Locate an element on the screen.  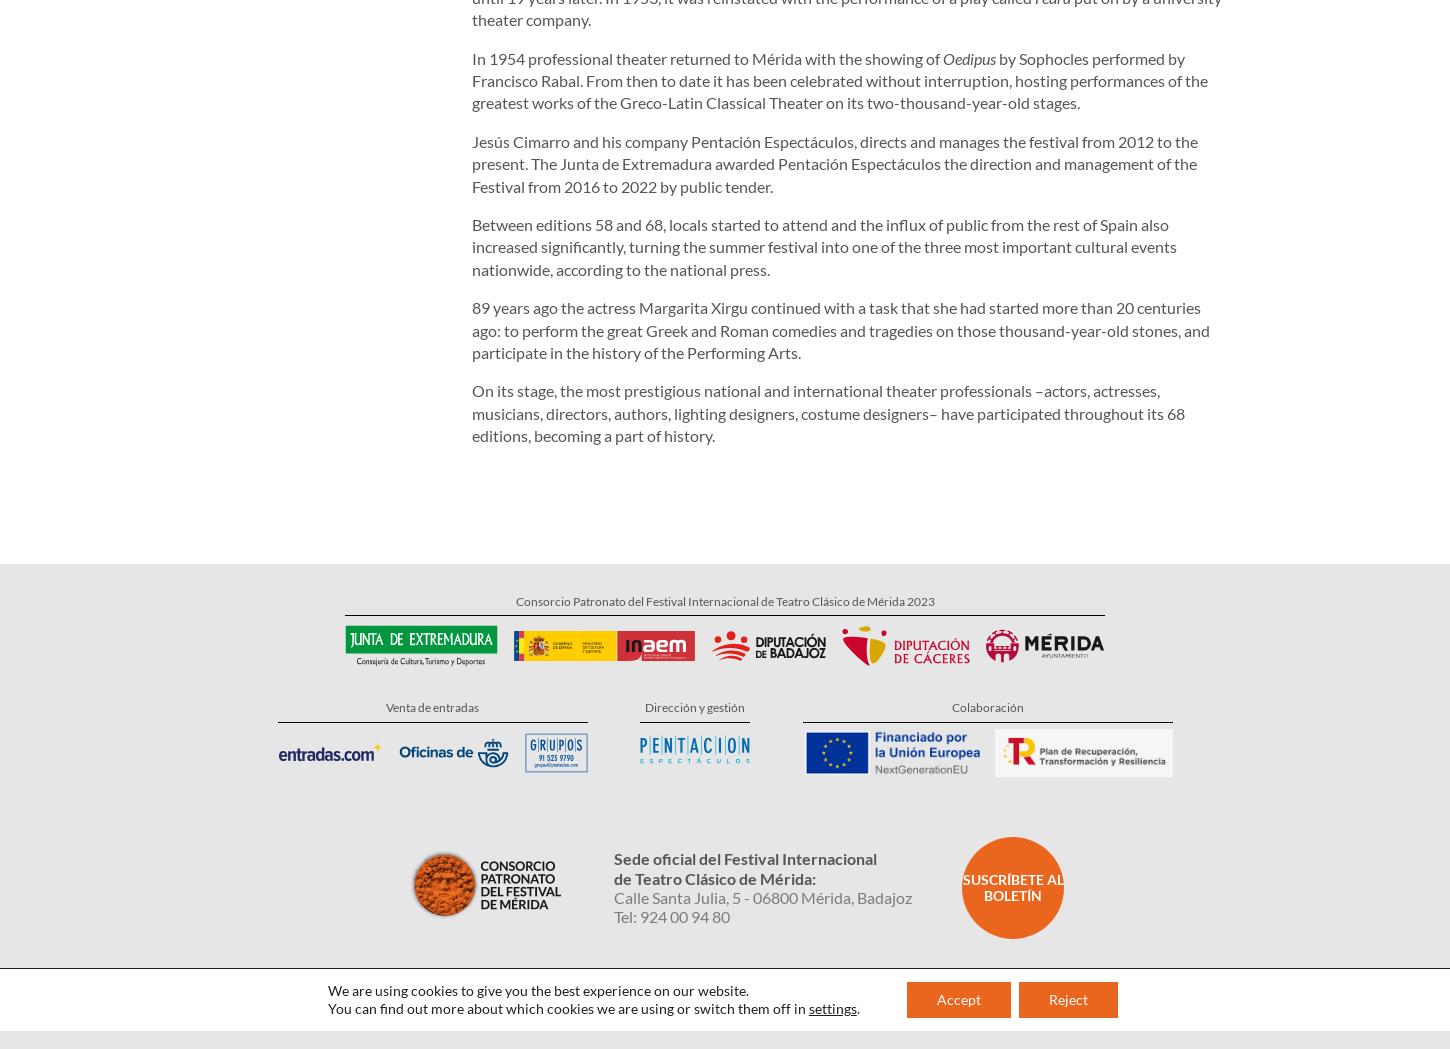
'Dirección y gestión' is located at coordinates (693, 627).